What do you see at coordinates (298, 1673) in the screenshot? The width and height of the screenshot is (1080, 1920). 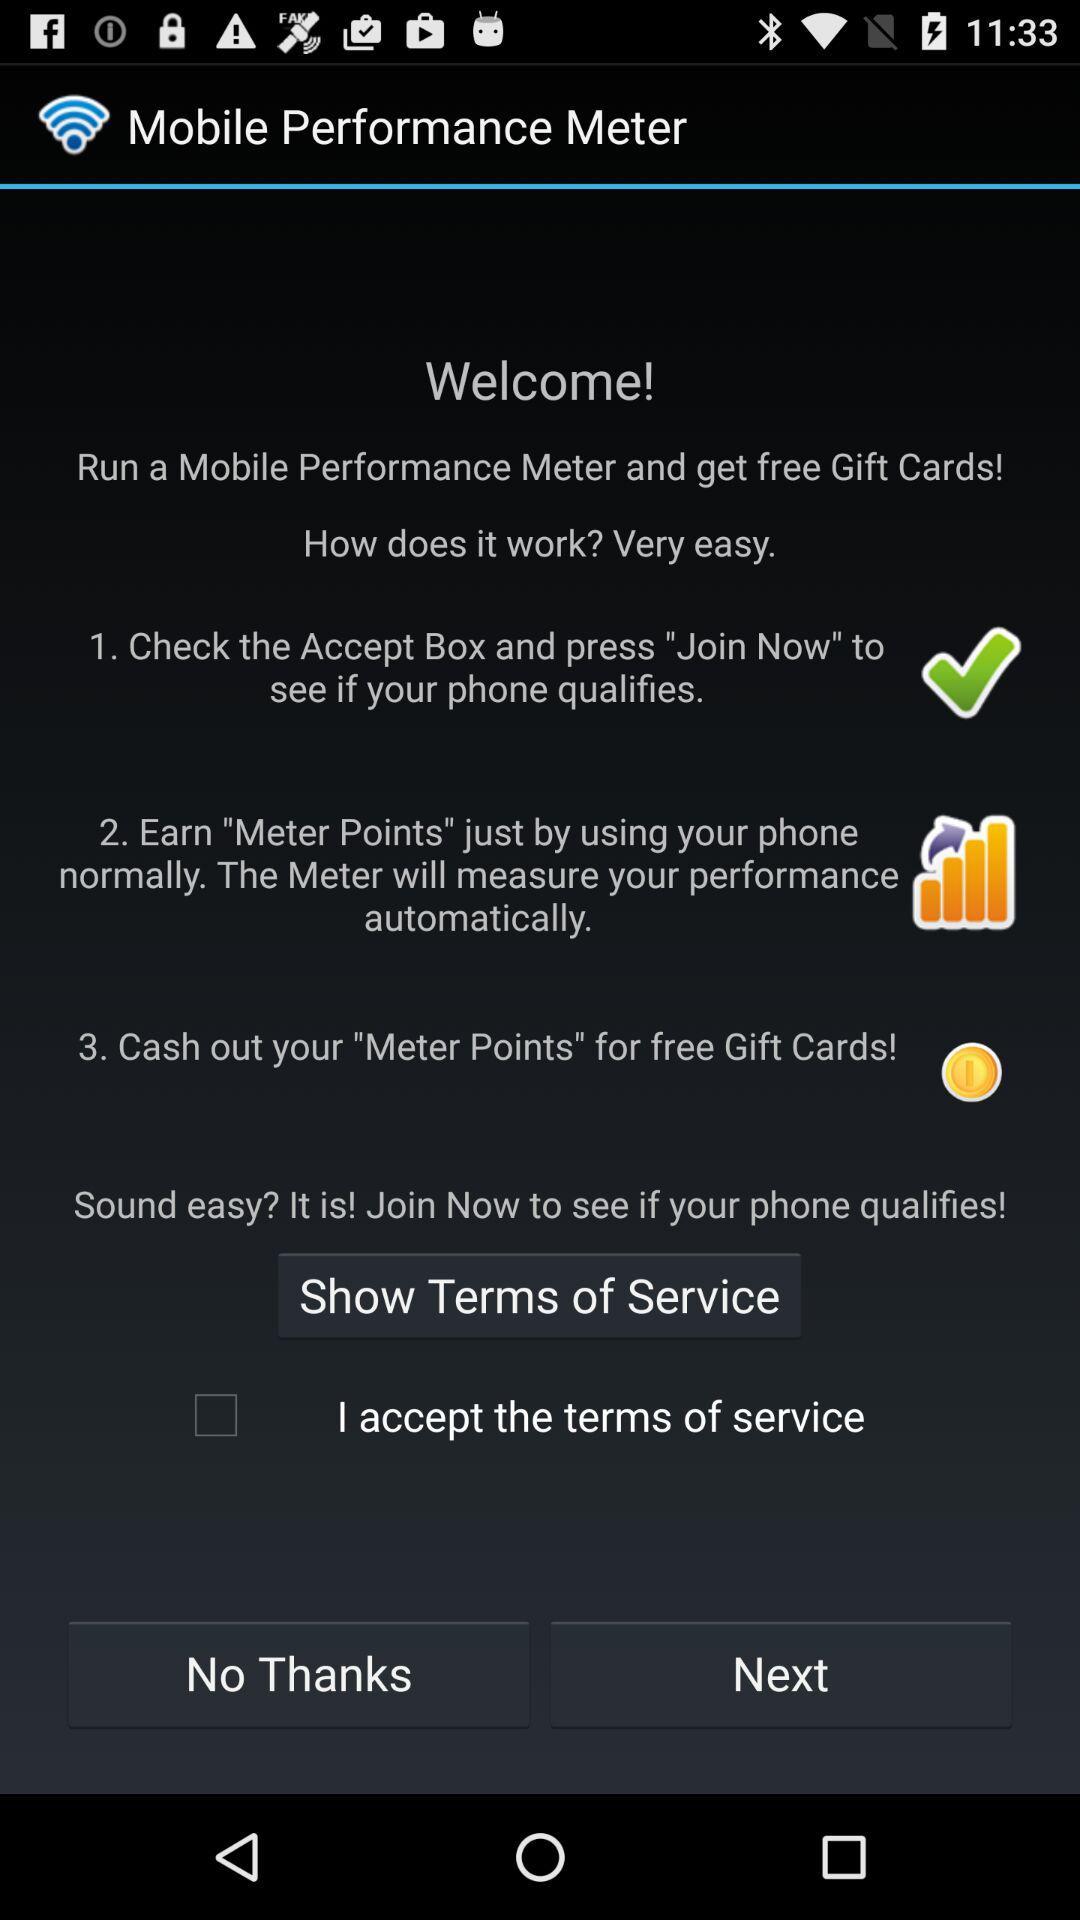 I see `button to the left of the next` at bounding box center [298, 1673].